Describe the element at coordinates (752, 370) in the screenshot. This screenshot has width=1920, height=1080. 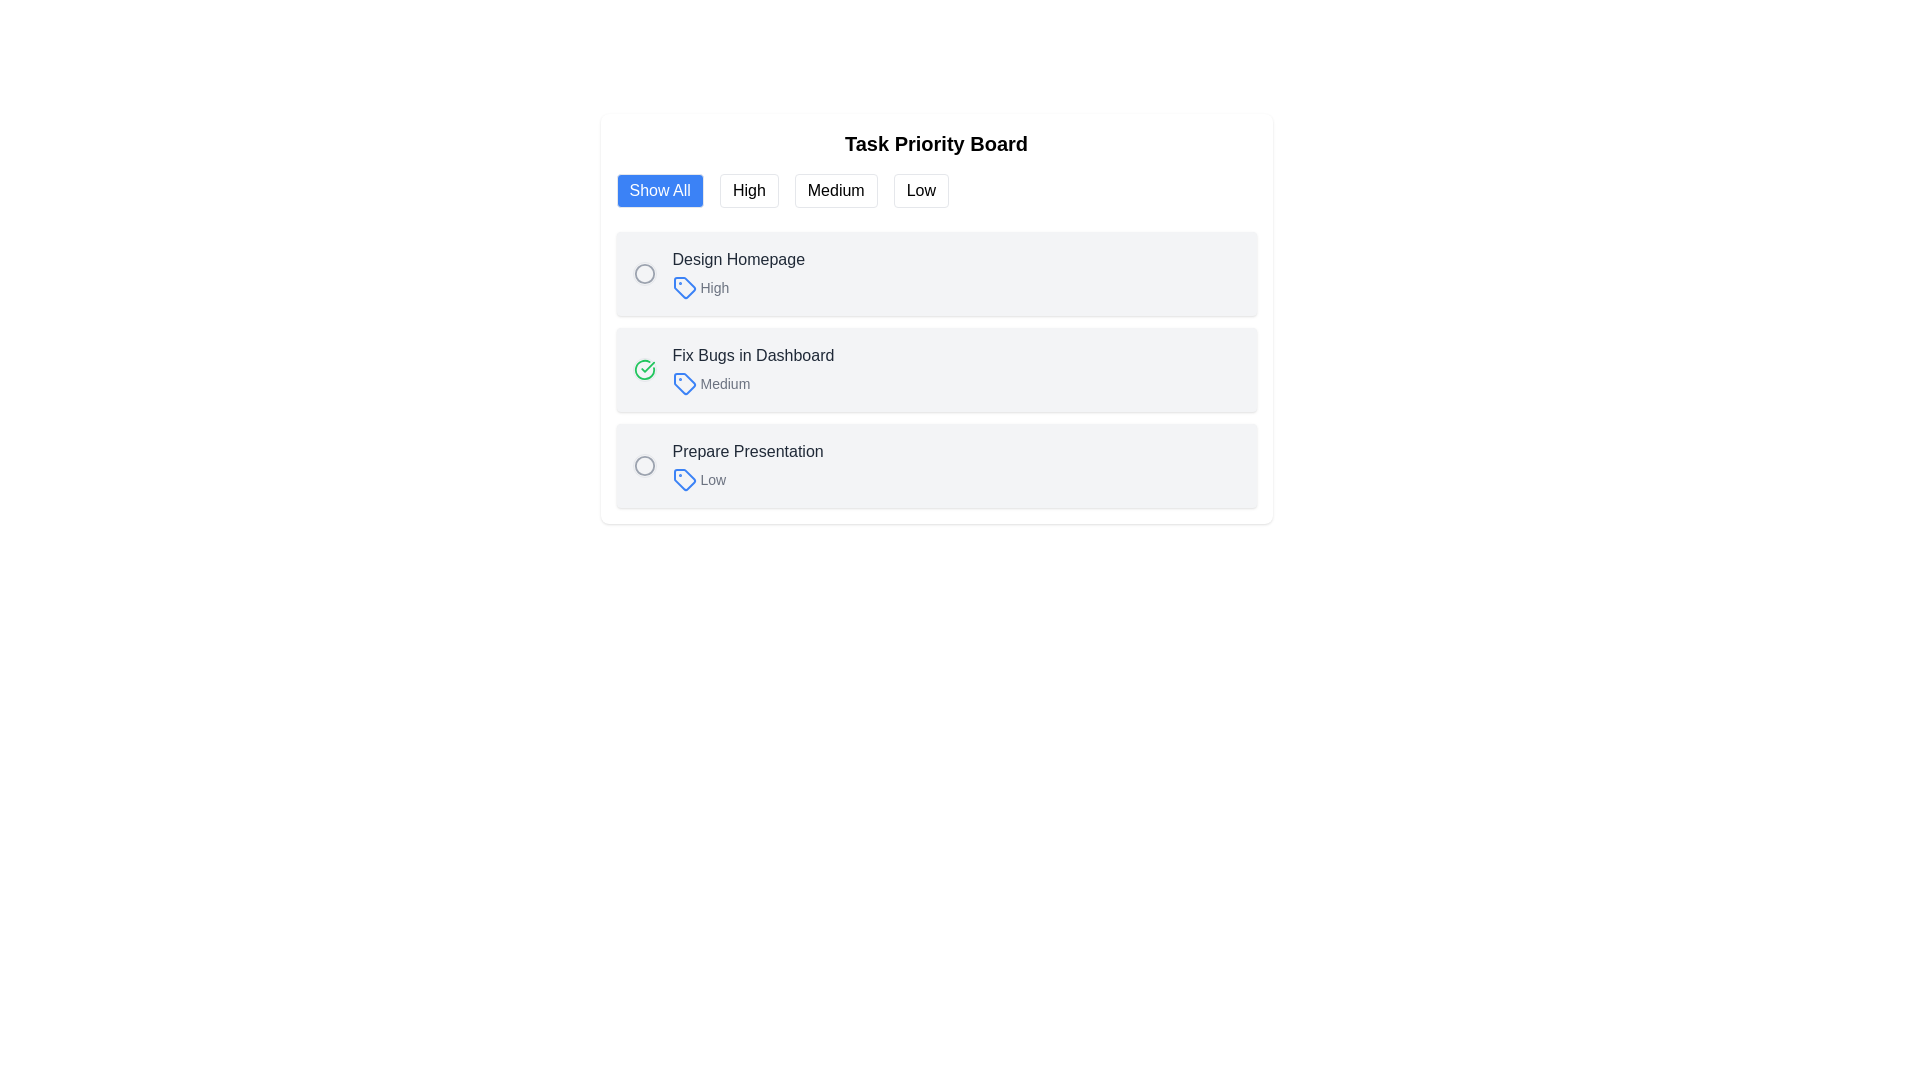
I see `the 'Fix Bugs in Dashboard' task item` at that location.